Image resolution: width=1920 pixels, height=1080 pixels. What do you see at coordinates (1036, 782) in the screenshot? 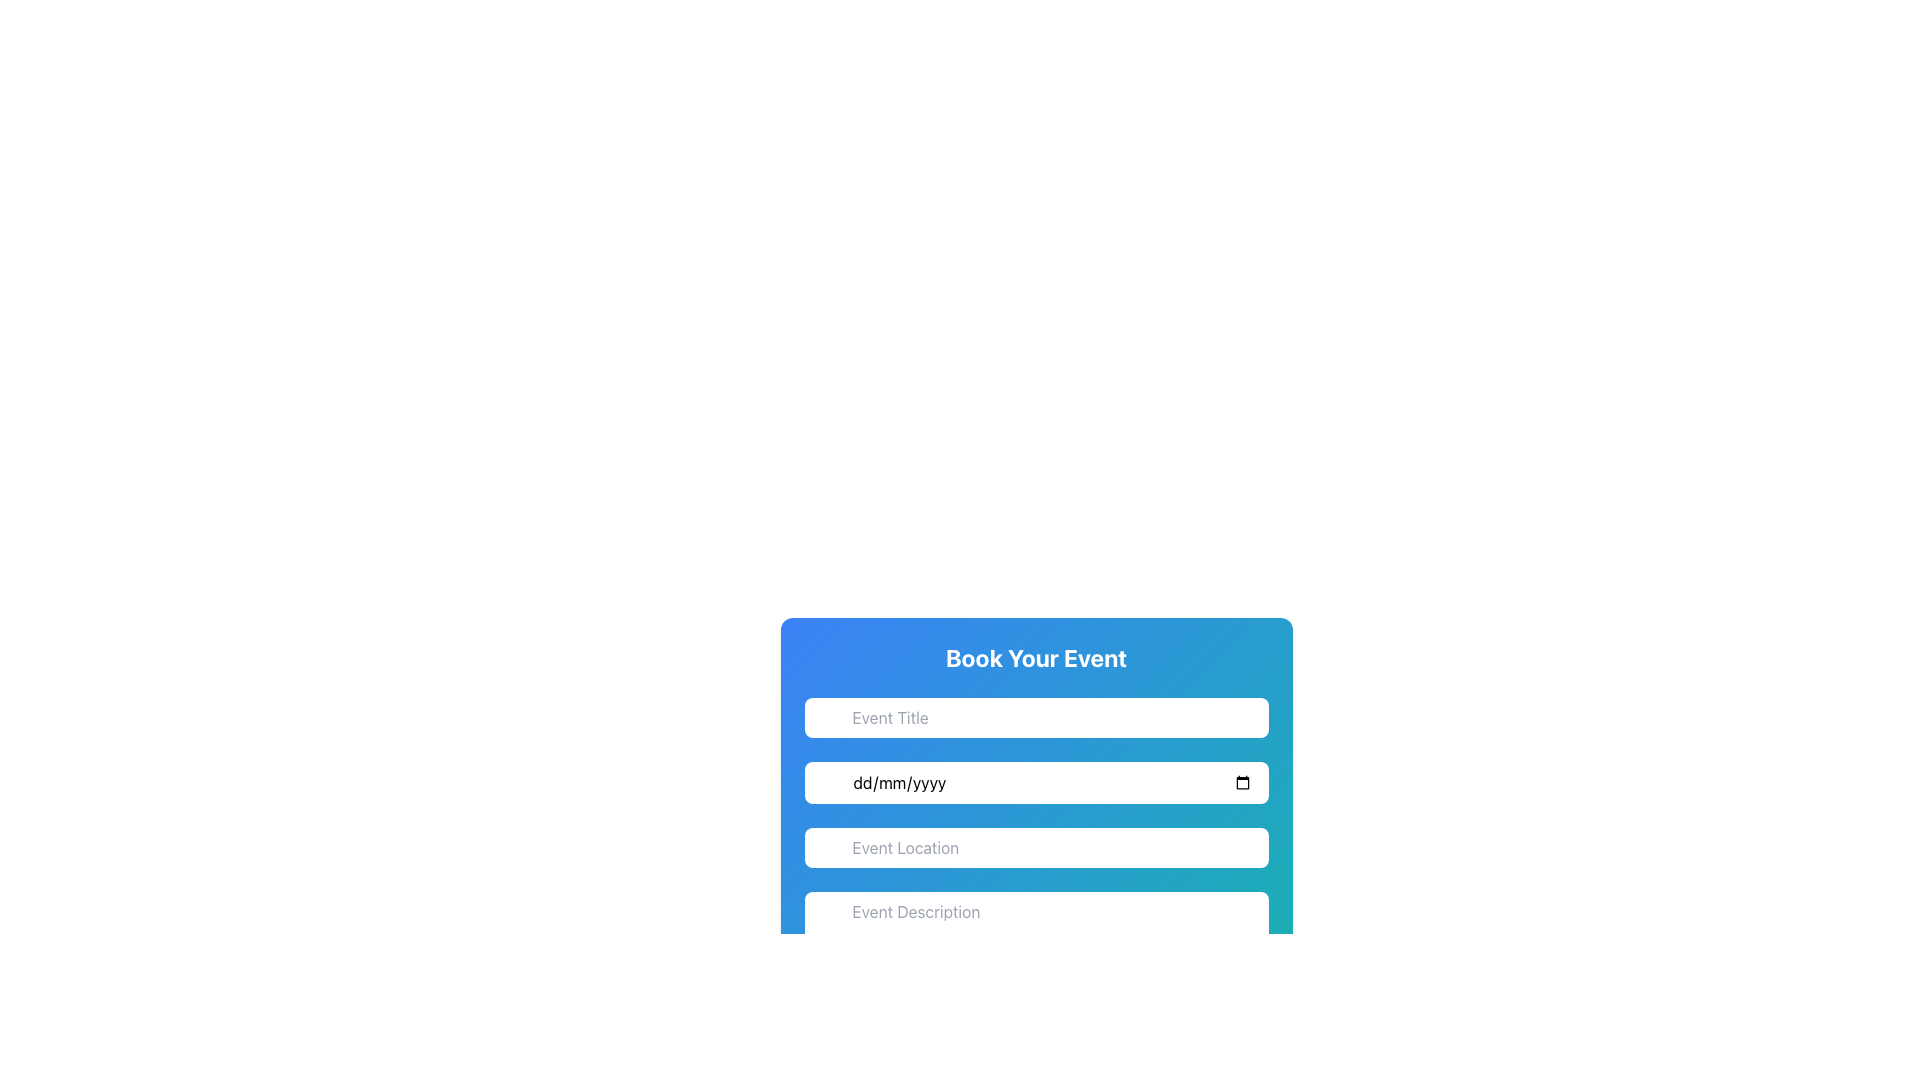
I see `the Date Input Field located below the 'Event Title' input box and above the 'Event Location' input box` at bounding box center [1036, 782].